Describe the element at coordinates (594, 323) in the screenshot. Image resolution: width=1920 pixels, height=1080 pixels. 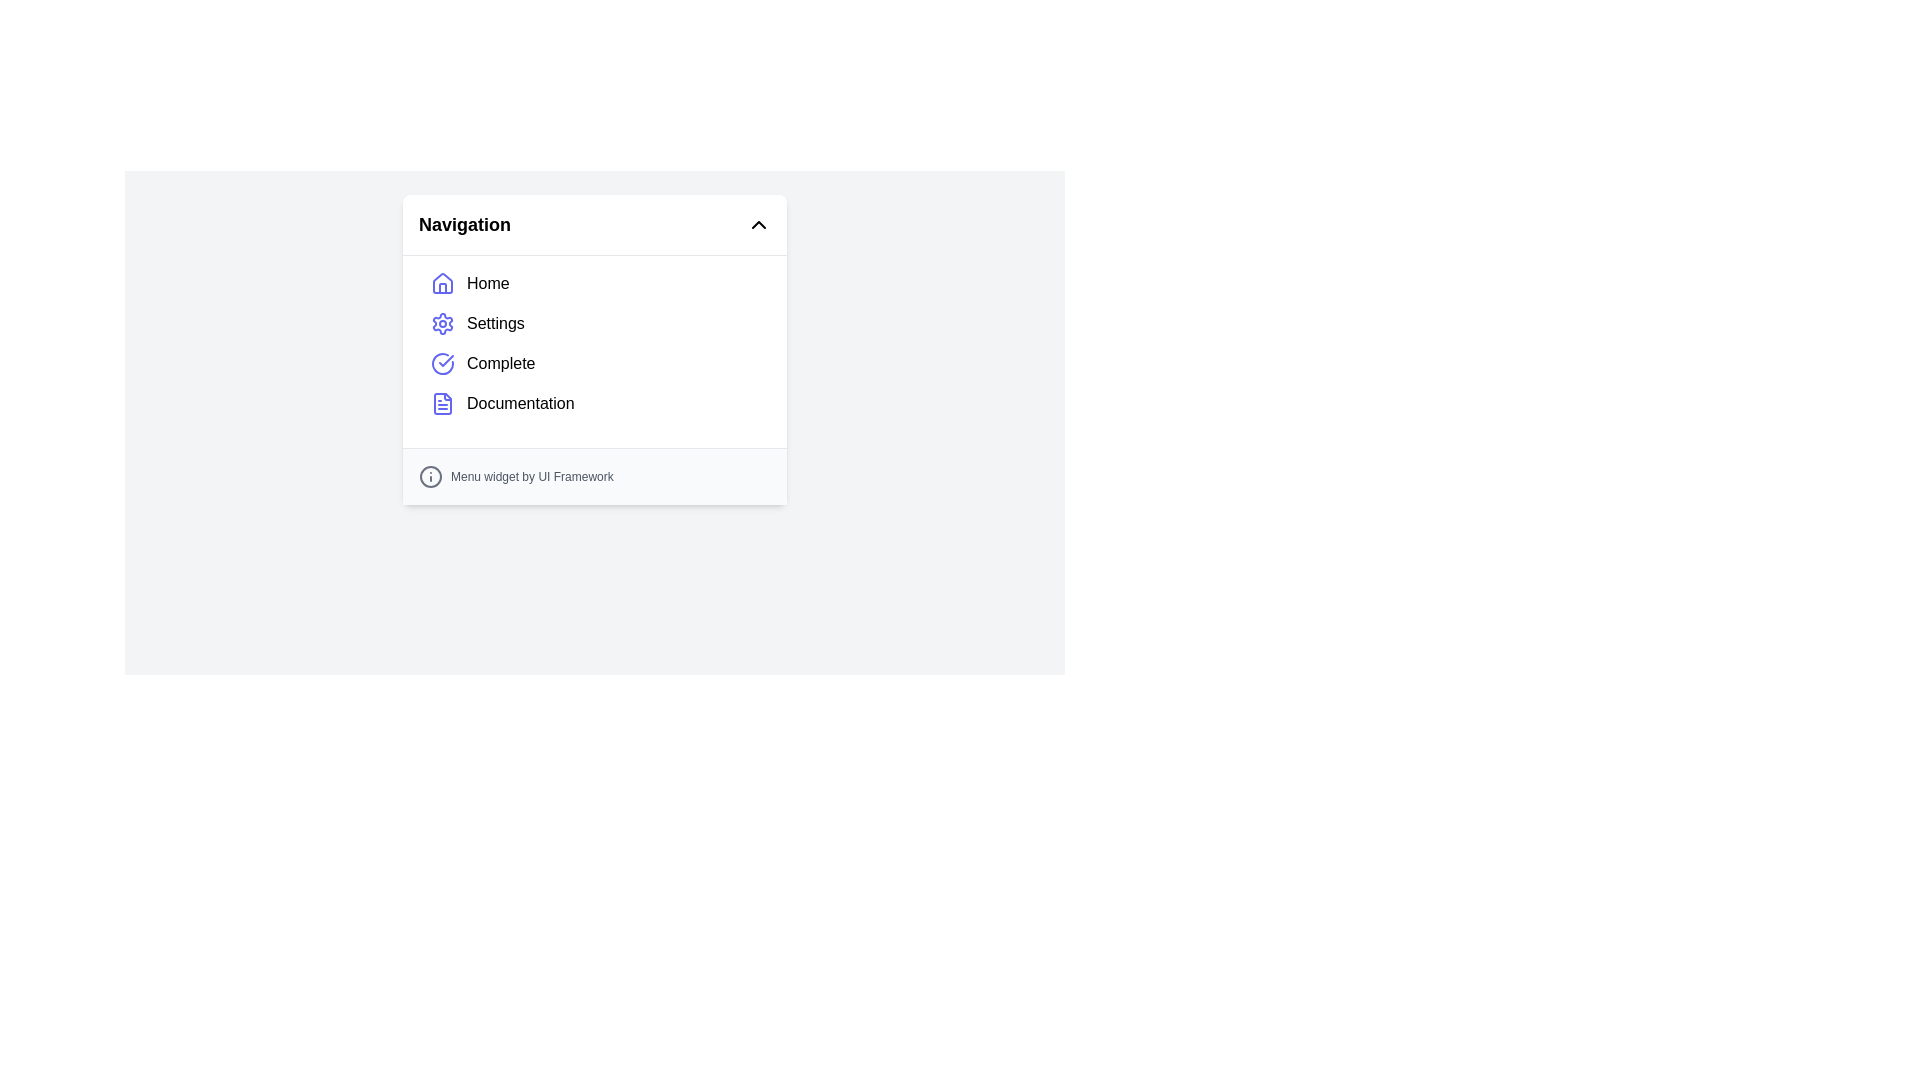
I see `the second navigation menu item titled 'Settings' located under the 'Navigation' section` at that location.